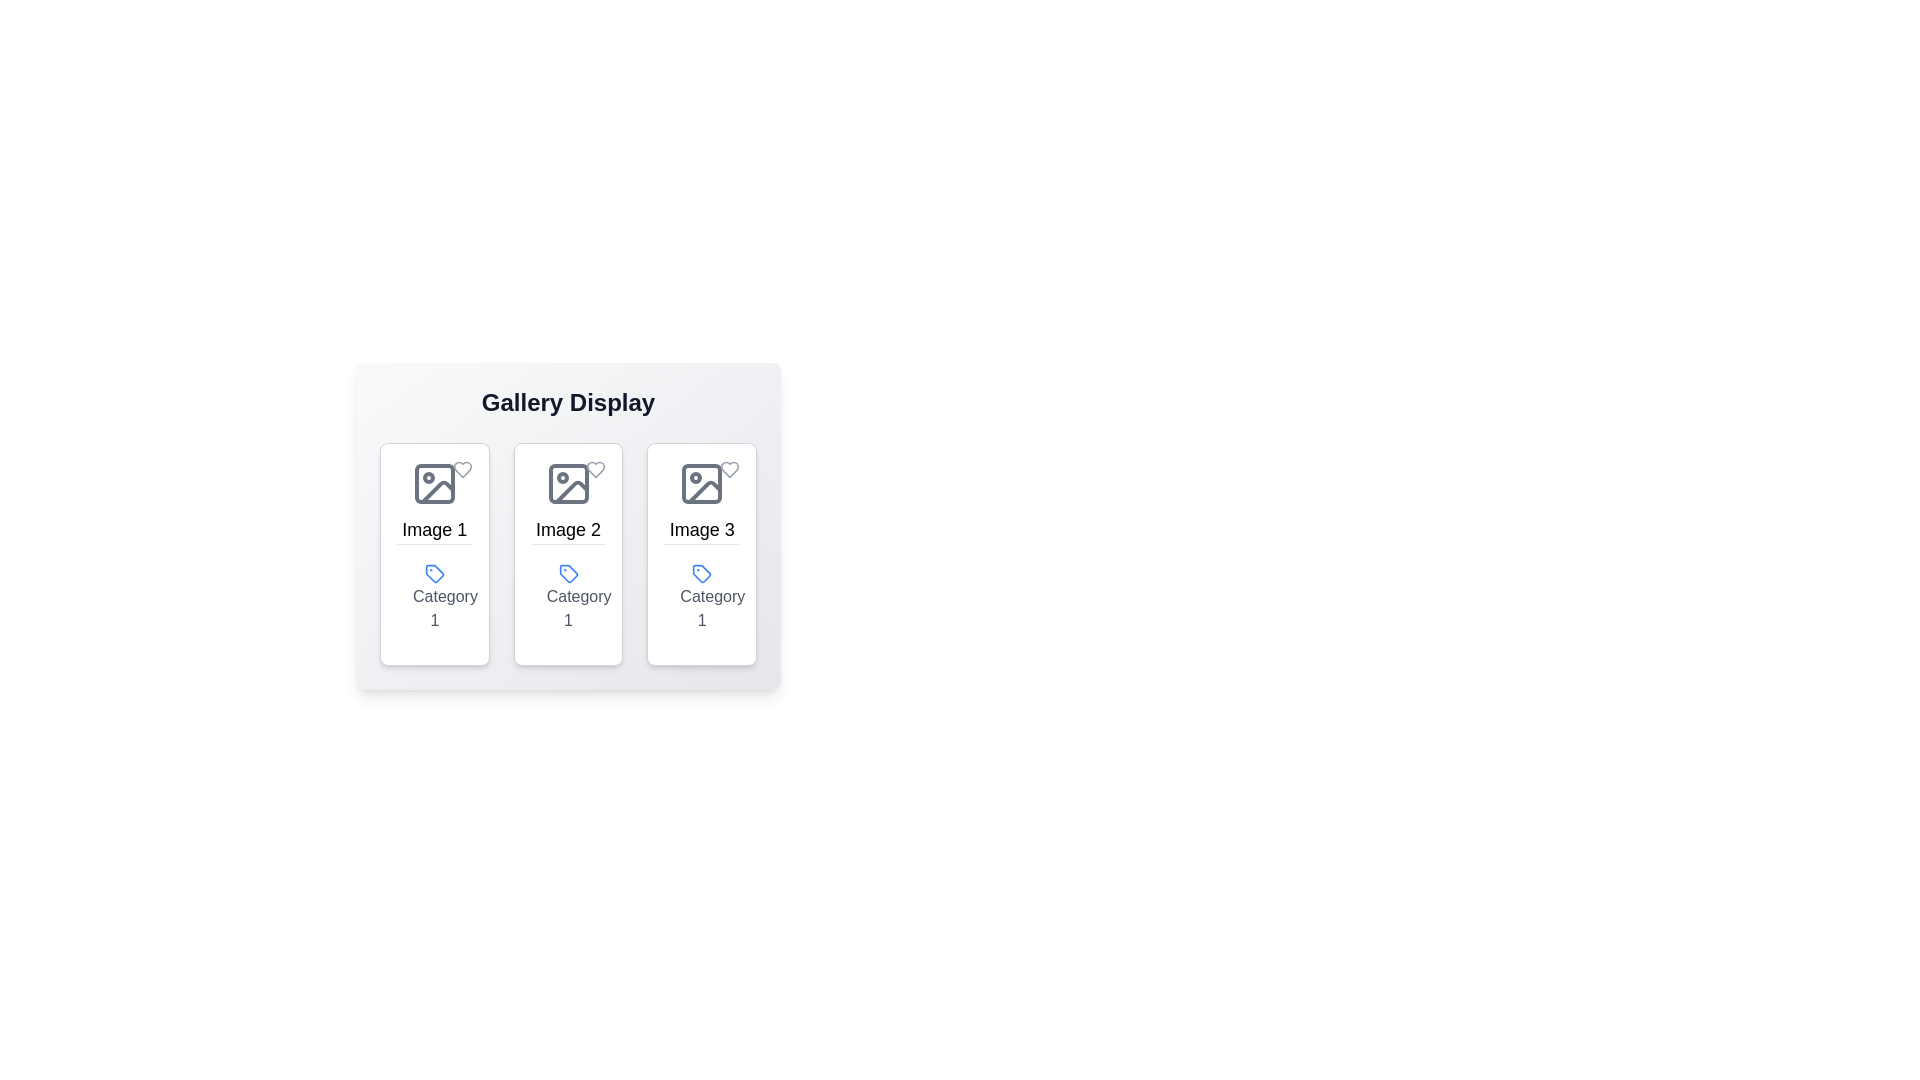 The width and height of the screenshot is (1920, 1080). Describe the element at coordinates (433, 528) in the screenshot. I see `the centered text label reading 'Image 1', which is styled in a medium-sized, bold font and located below an image-like graphical icon in the first column of a horizontal gallery layout` at that location.